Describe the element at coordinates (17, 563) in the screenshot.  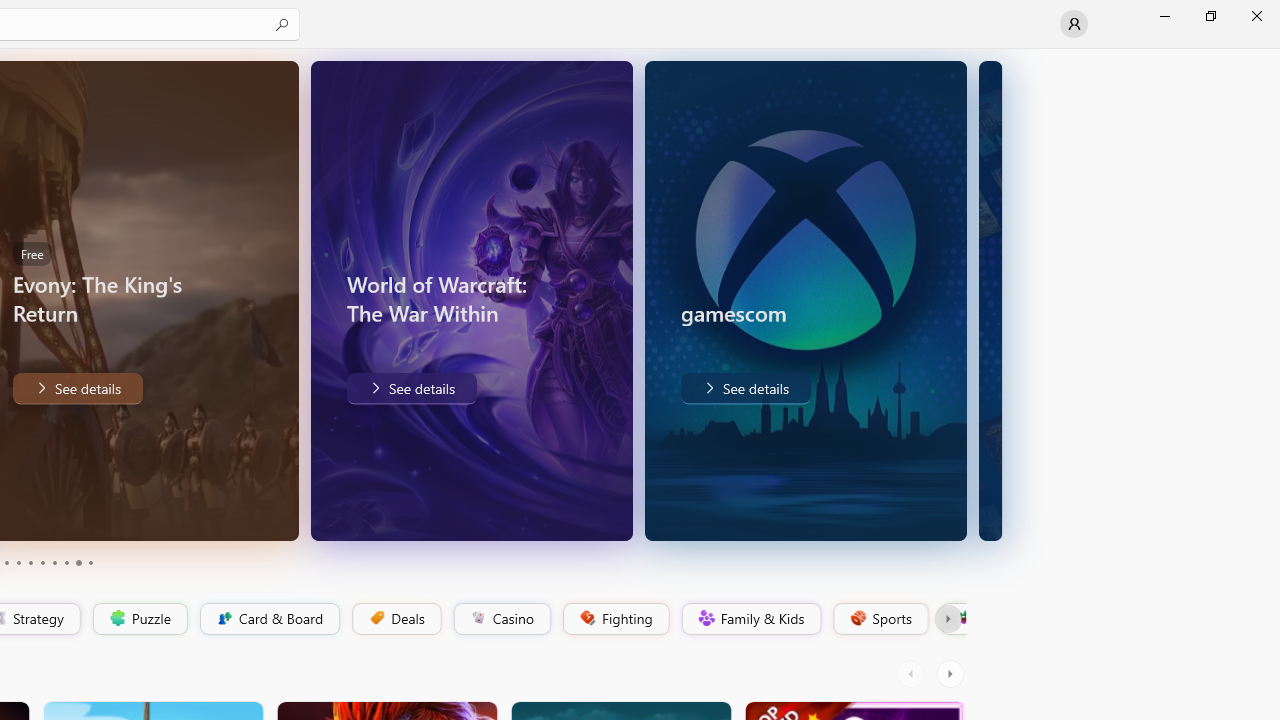
I see `'Page 4'` at that location.